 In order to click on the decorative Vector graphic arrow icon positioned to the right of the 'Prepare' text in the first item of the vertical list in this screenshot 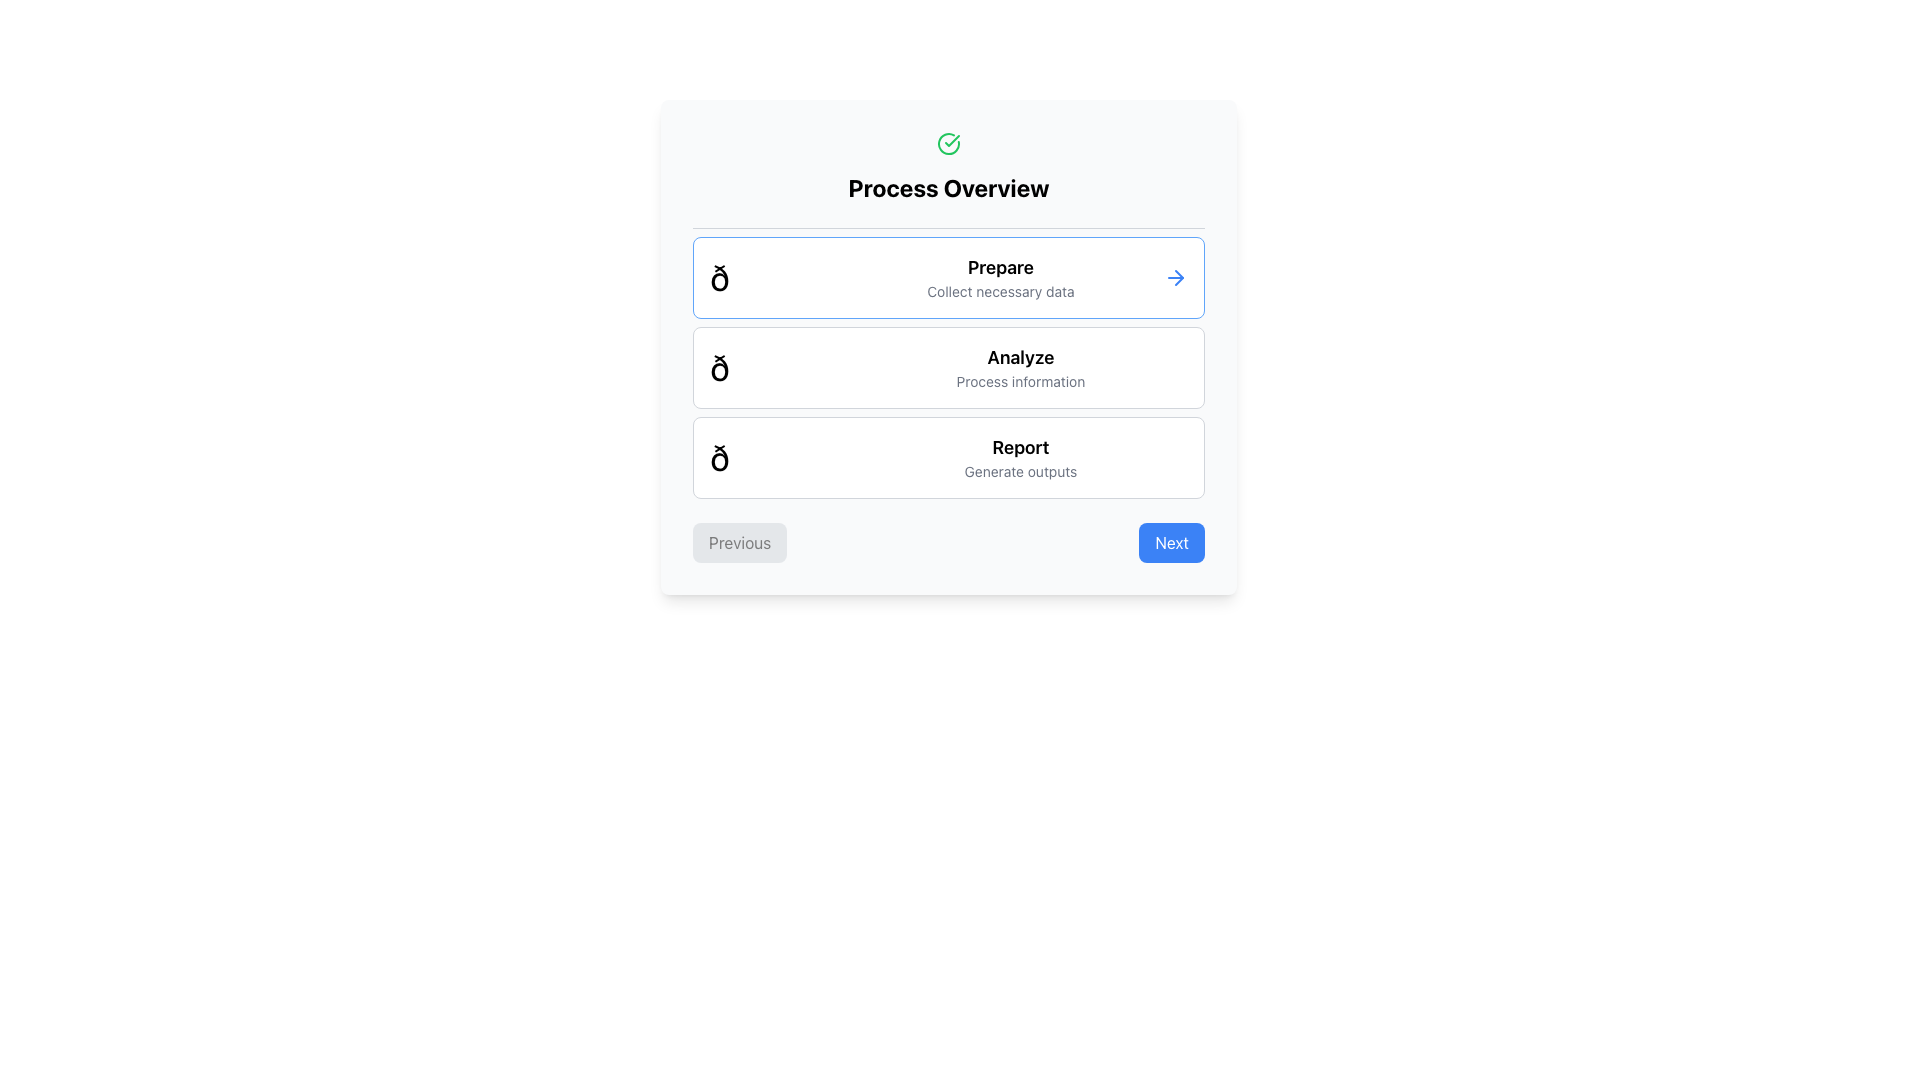, I will do `click(1179, 277)`.